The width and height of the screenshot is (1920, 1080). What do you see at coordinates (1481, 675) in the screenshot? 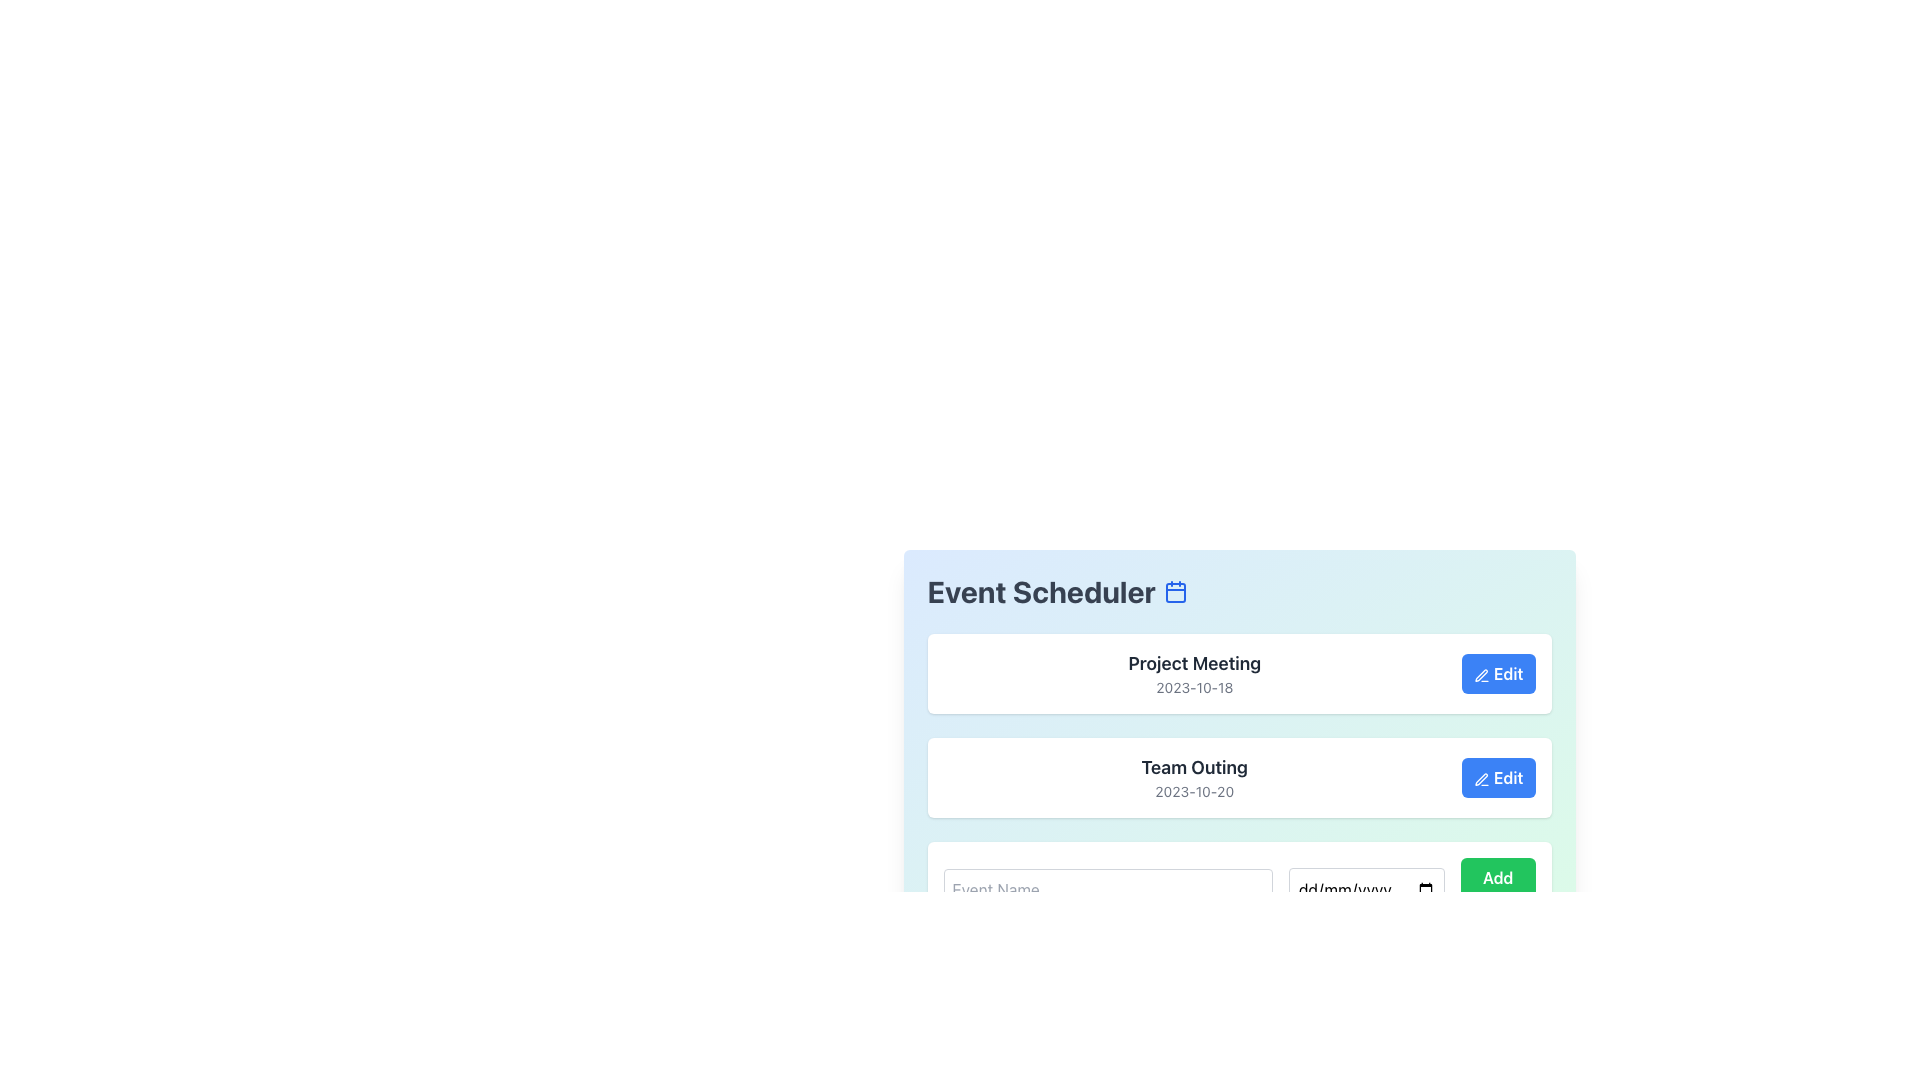
I see `the pen icon within the blue 'Edit' button located at the top-right corner of the event details box` at bounding box center [1481, 675].